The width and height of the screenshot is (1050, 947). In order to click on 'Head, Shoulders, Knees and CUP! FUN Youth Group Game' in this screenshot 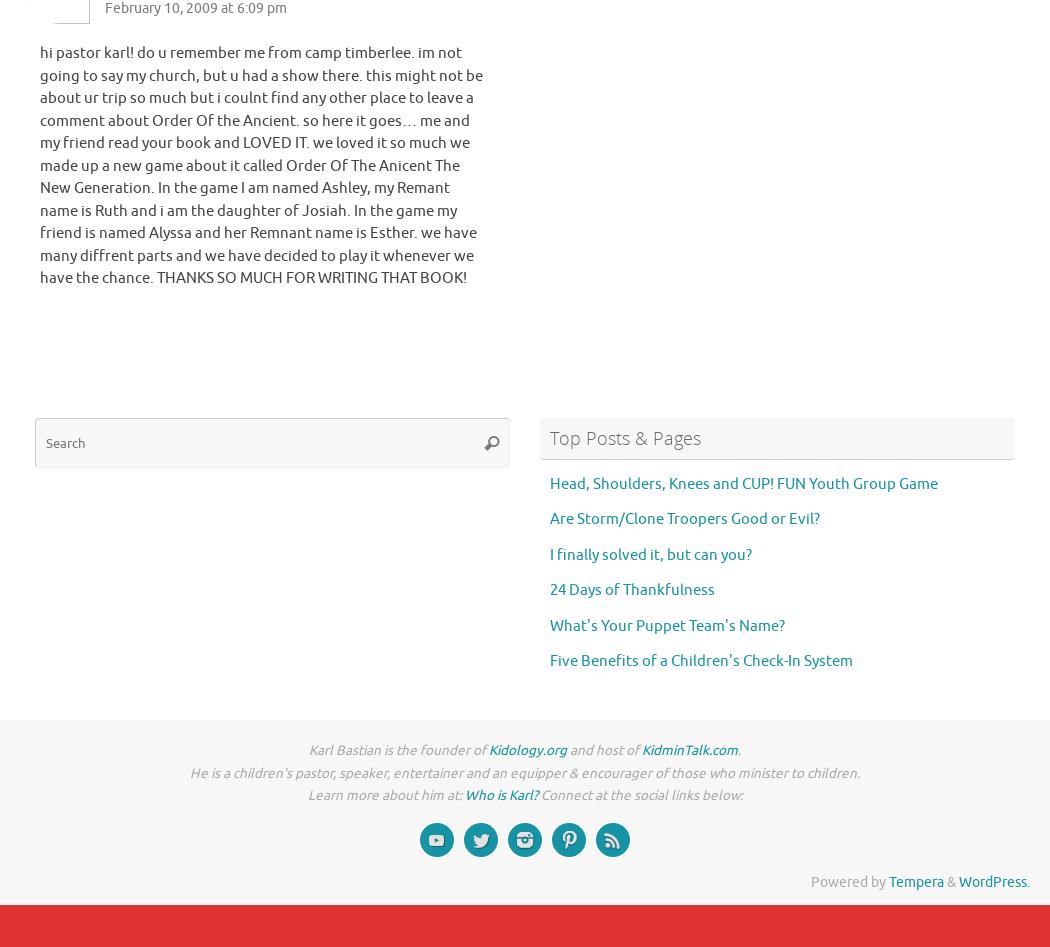, I will do `click(741, 482)`.